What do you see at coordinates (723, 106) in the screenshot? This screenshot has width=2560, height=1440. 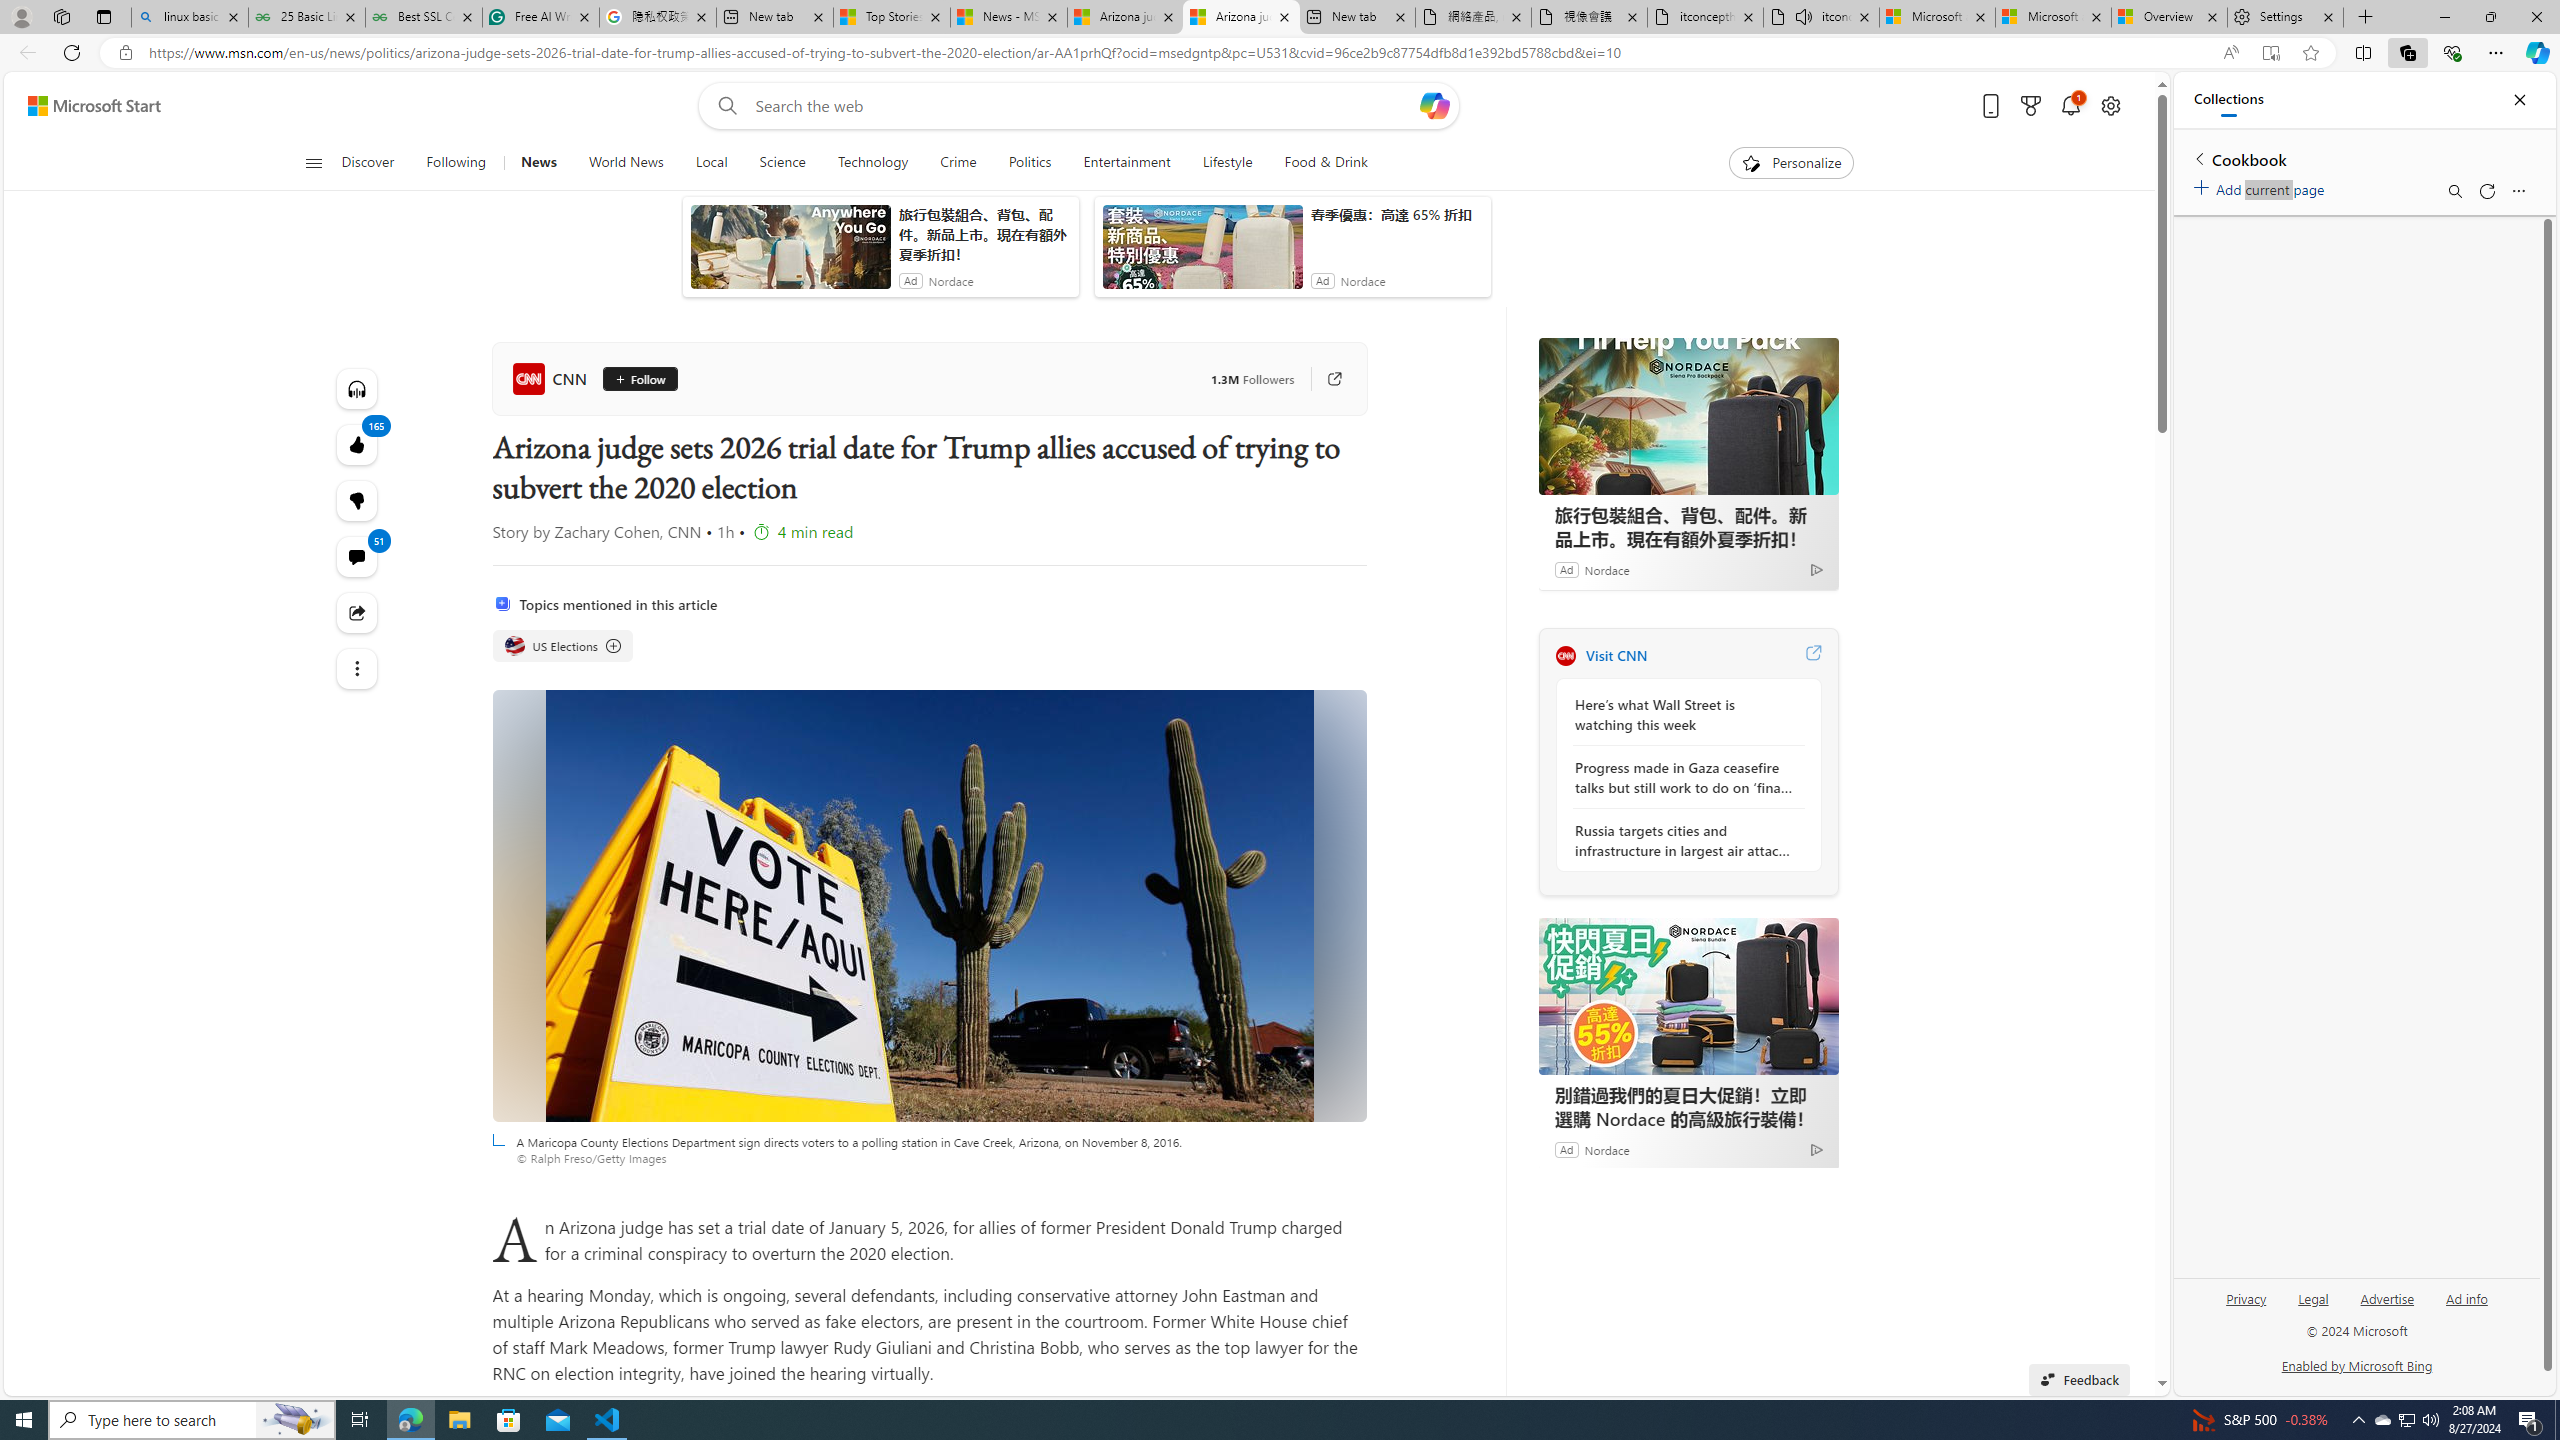 I see `'Web search'` at bounding box center [723, 106].